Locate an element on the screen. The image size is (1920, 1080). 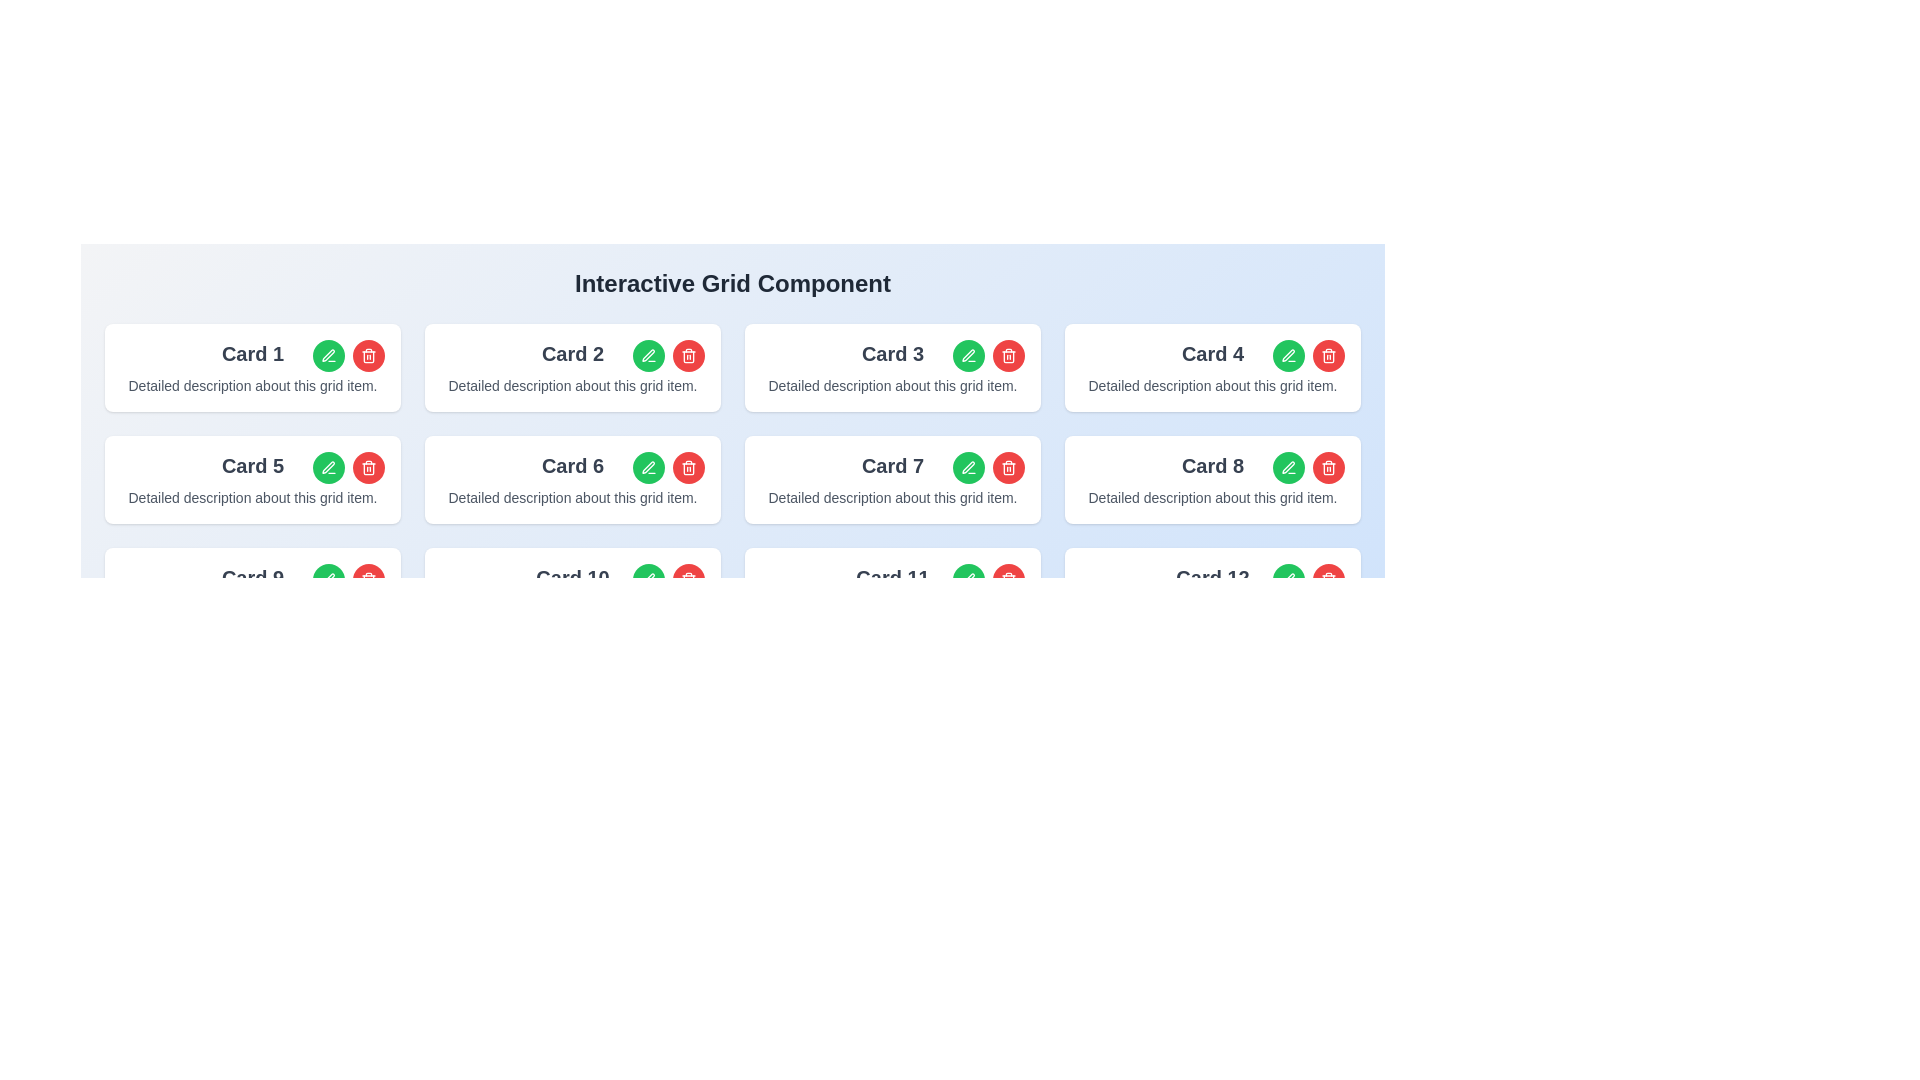
the edit icon within the green circular button associated with Card 1 is located at coordinates (329, 354).